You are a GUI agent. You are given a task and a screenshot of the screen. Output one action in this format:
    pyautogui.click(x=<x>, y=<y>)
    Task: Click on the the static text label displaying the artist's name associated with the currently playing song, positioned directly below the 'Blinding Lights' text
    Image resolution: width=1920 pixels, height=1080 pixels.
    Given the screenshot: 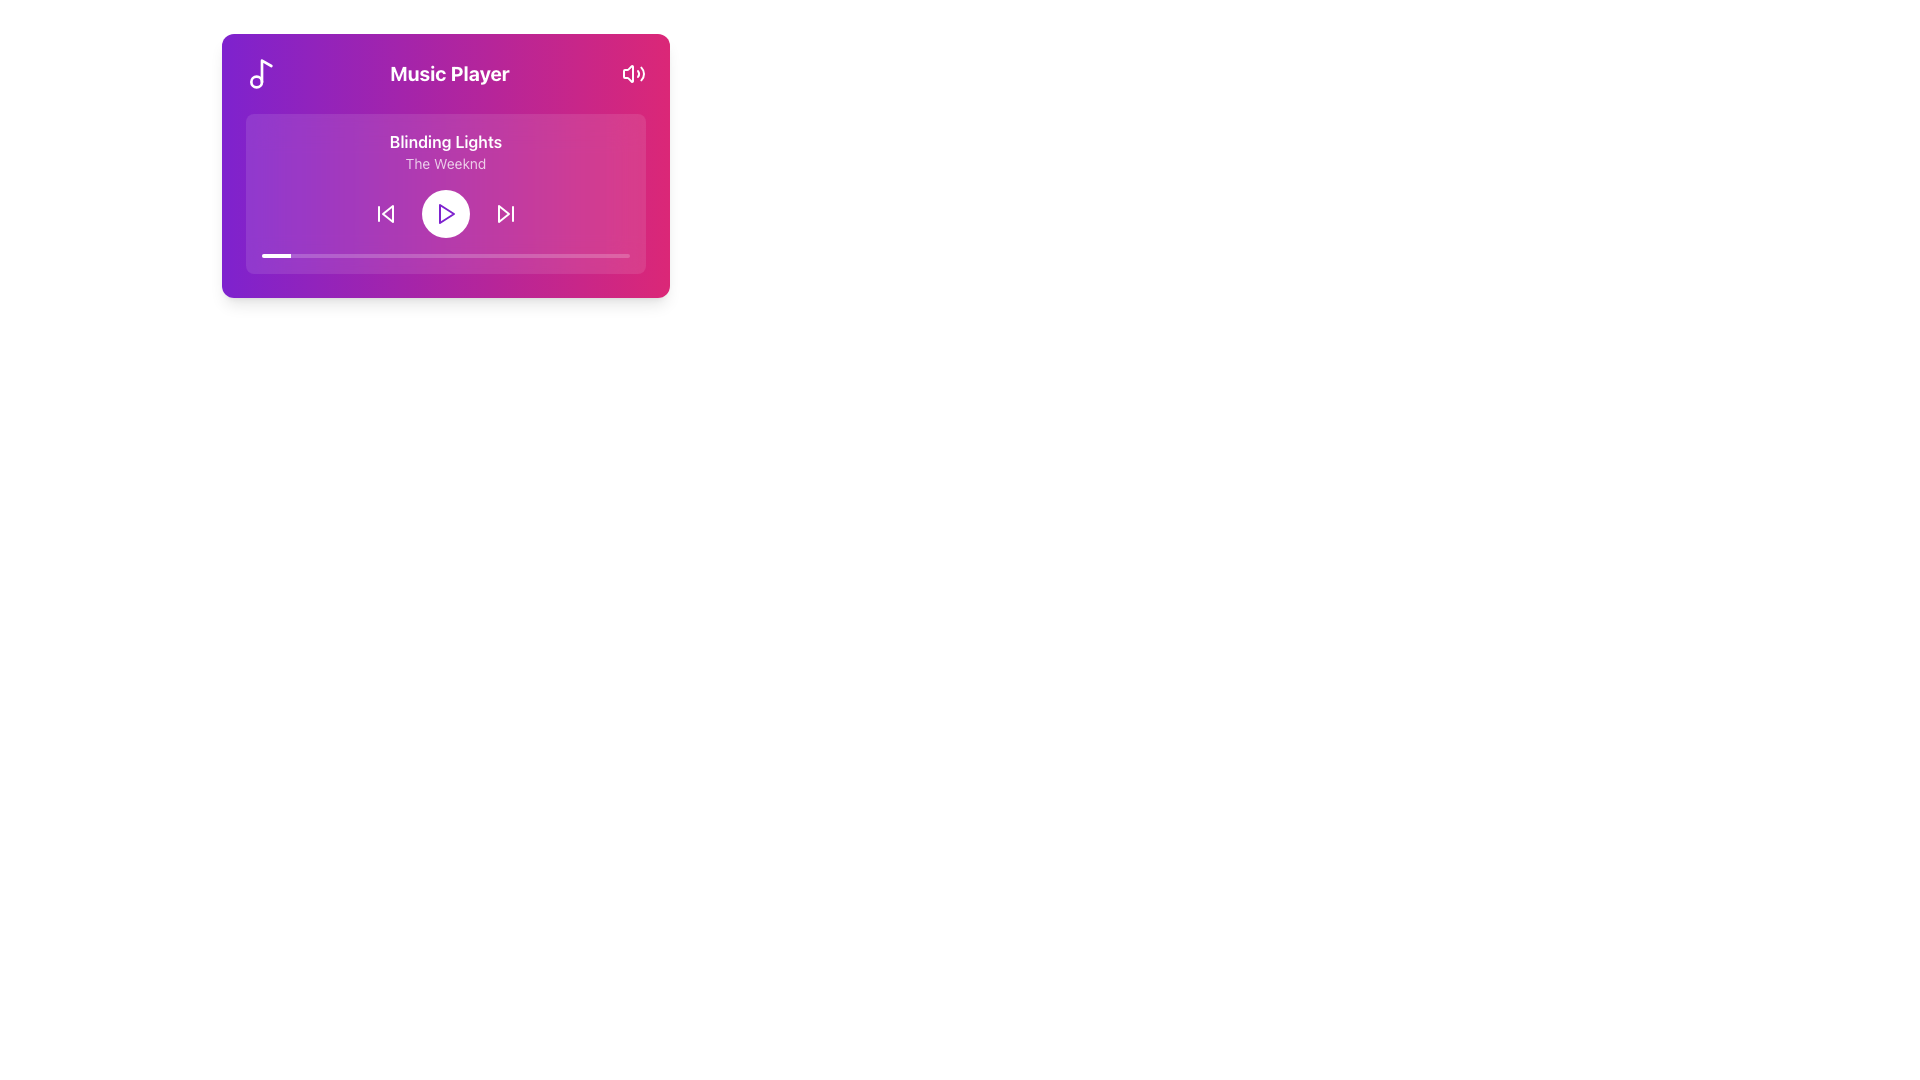 What is the action you would take?
    pyautogui.click(x=445, y=163)
    